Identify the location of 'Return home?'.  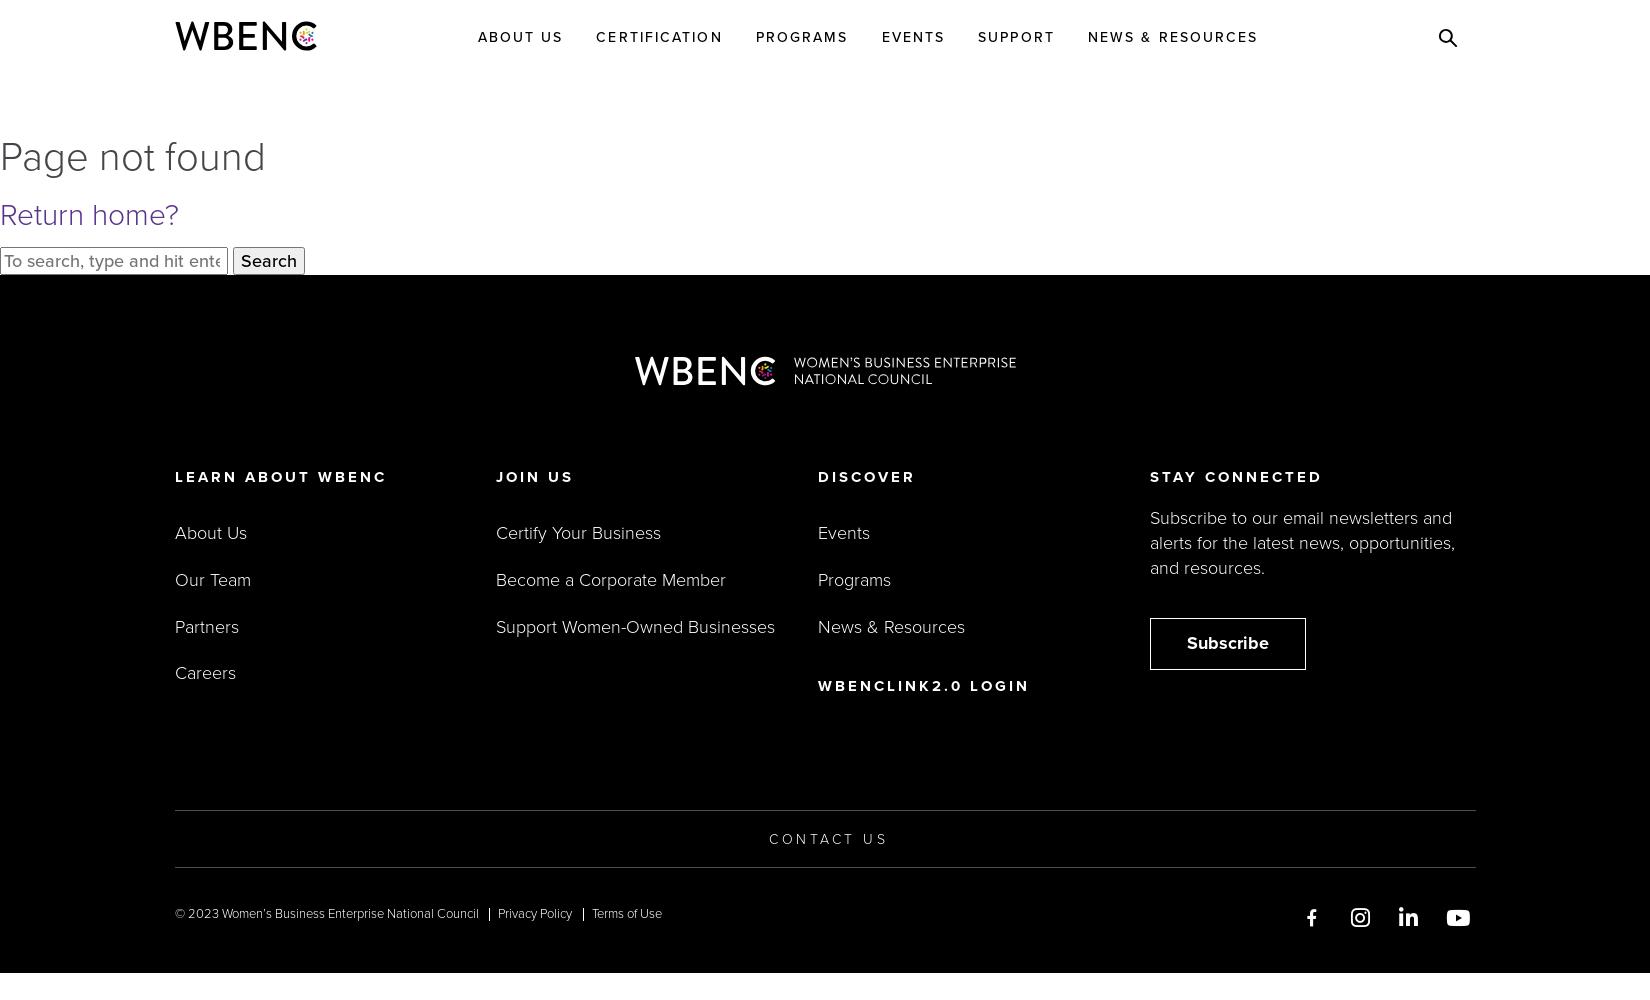
(89, 213).